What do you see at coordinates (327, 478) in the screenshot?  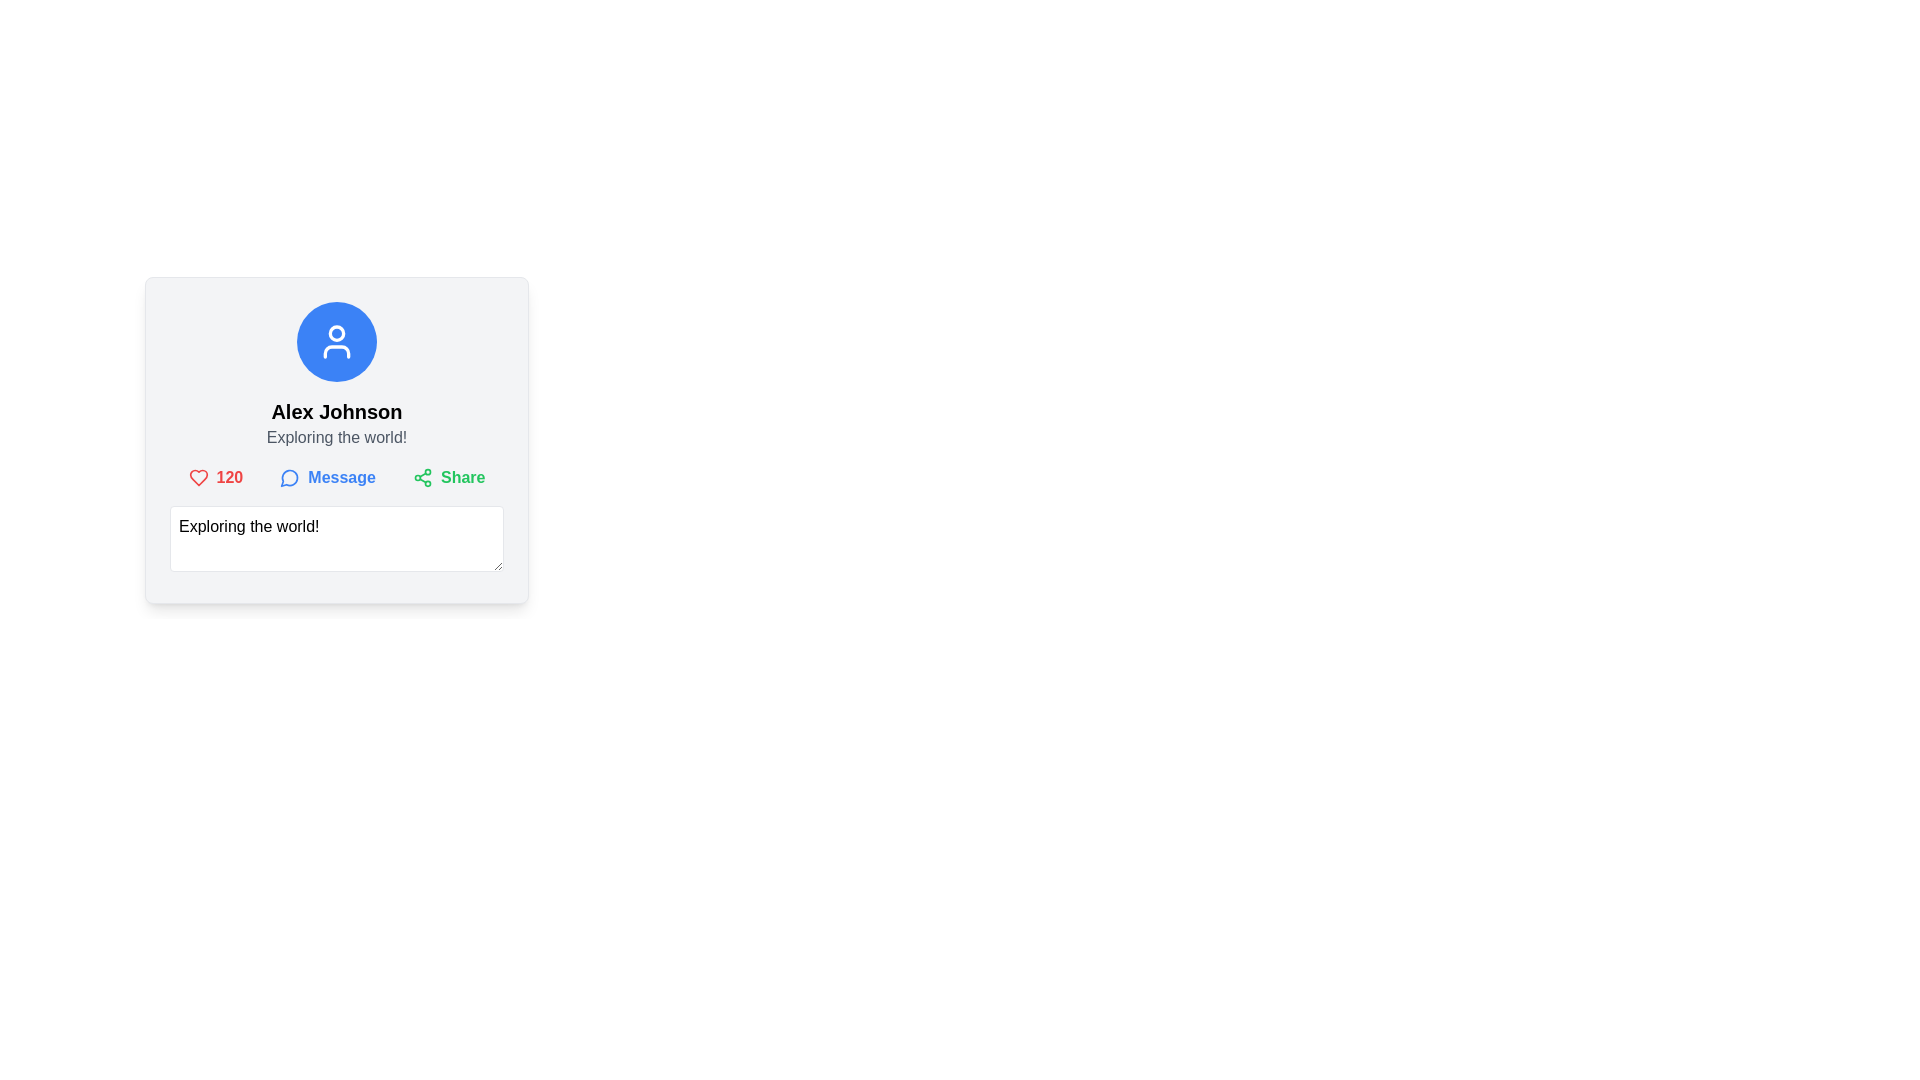 I see `the 'Message' button, which is visually distinctive with a blue color and has a speech bubble icon on its left, to initiate a messaging action` at bounding box center [327, 478].